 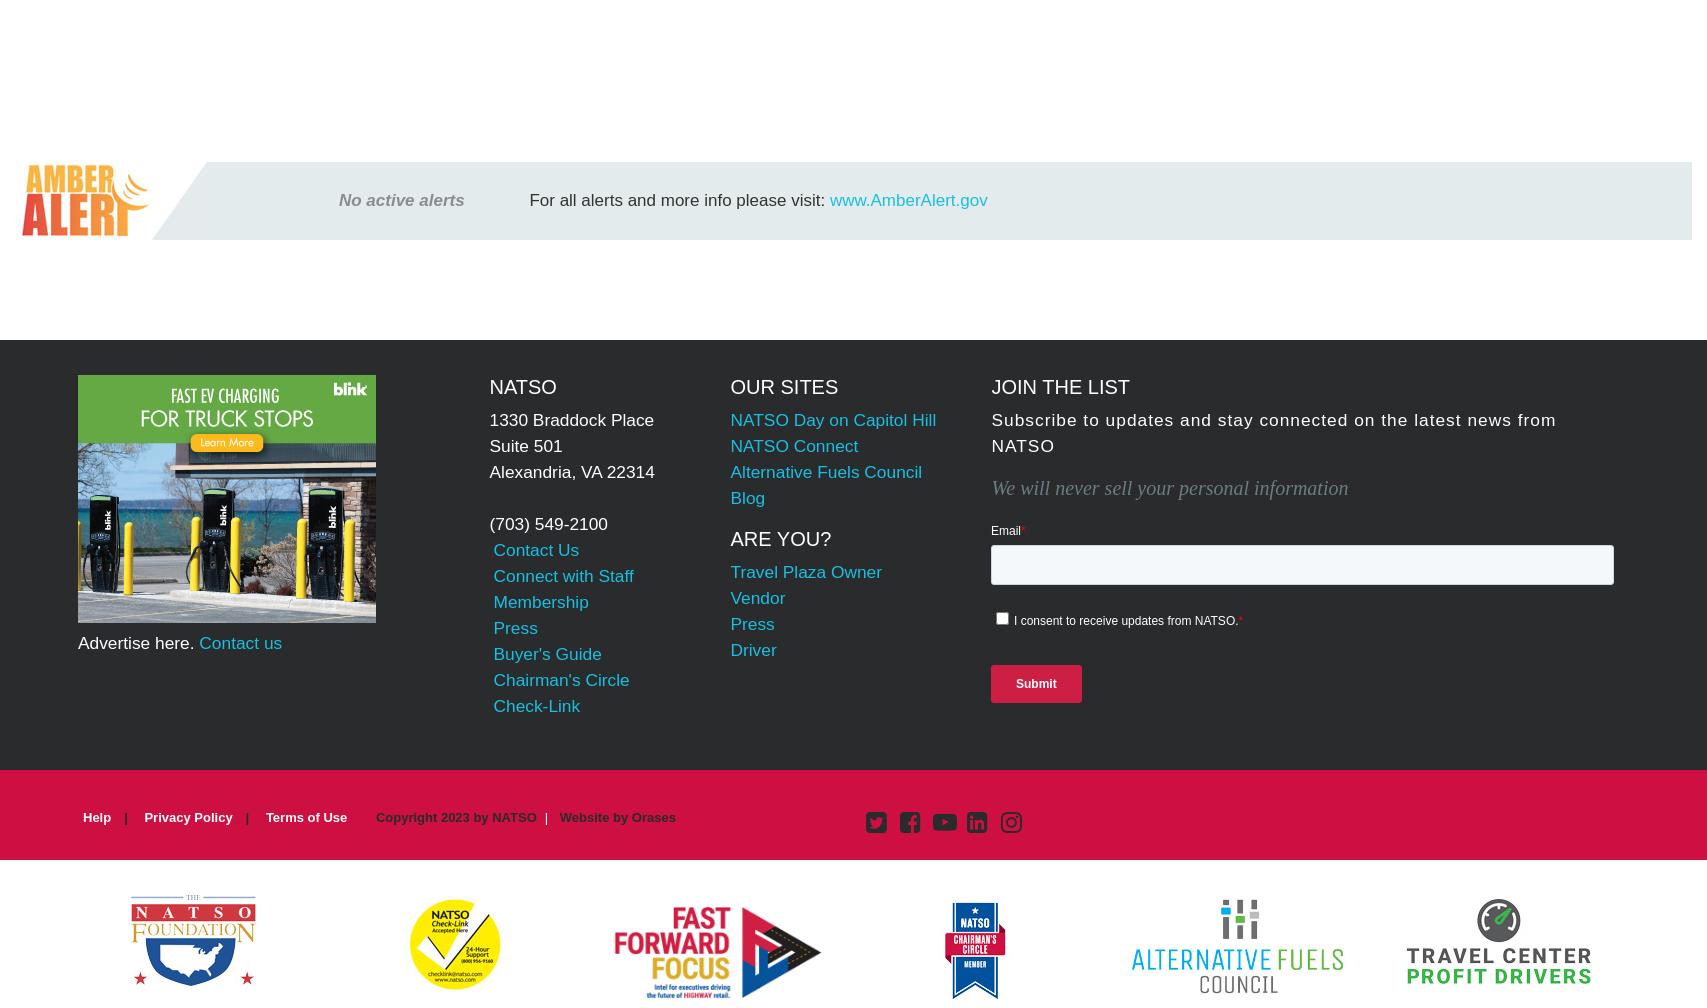 What do you see at coordinates (826, 471) in the screenshot?
I see `'Alternative Fuels Council'` at bounding box center [826, 471].